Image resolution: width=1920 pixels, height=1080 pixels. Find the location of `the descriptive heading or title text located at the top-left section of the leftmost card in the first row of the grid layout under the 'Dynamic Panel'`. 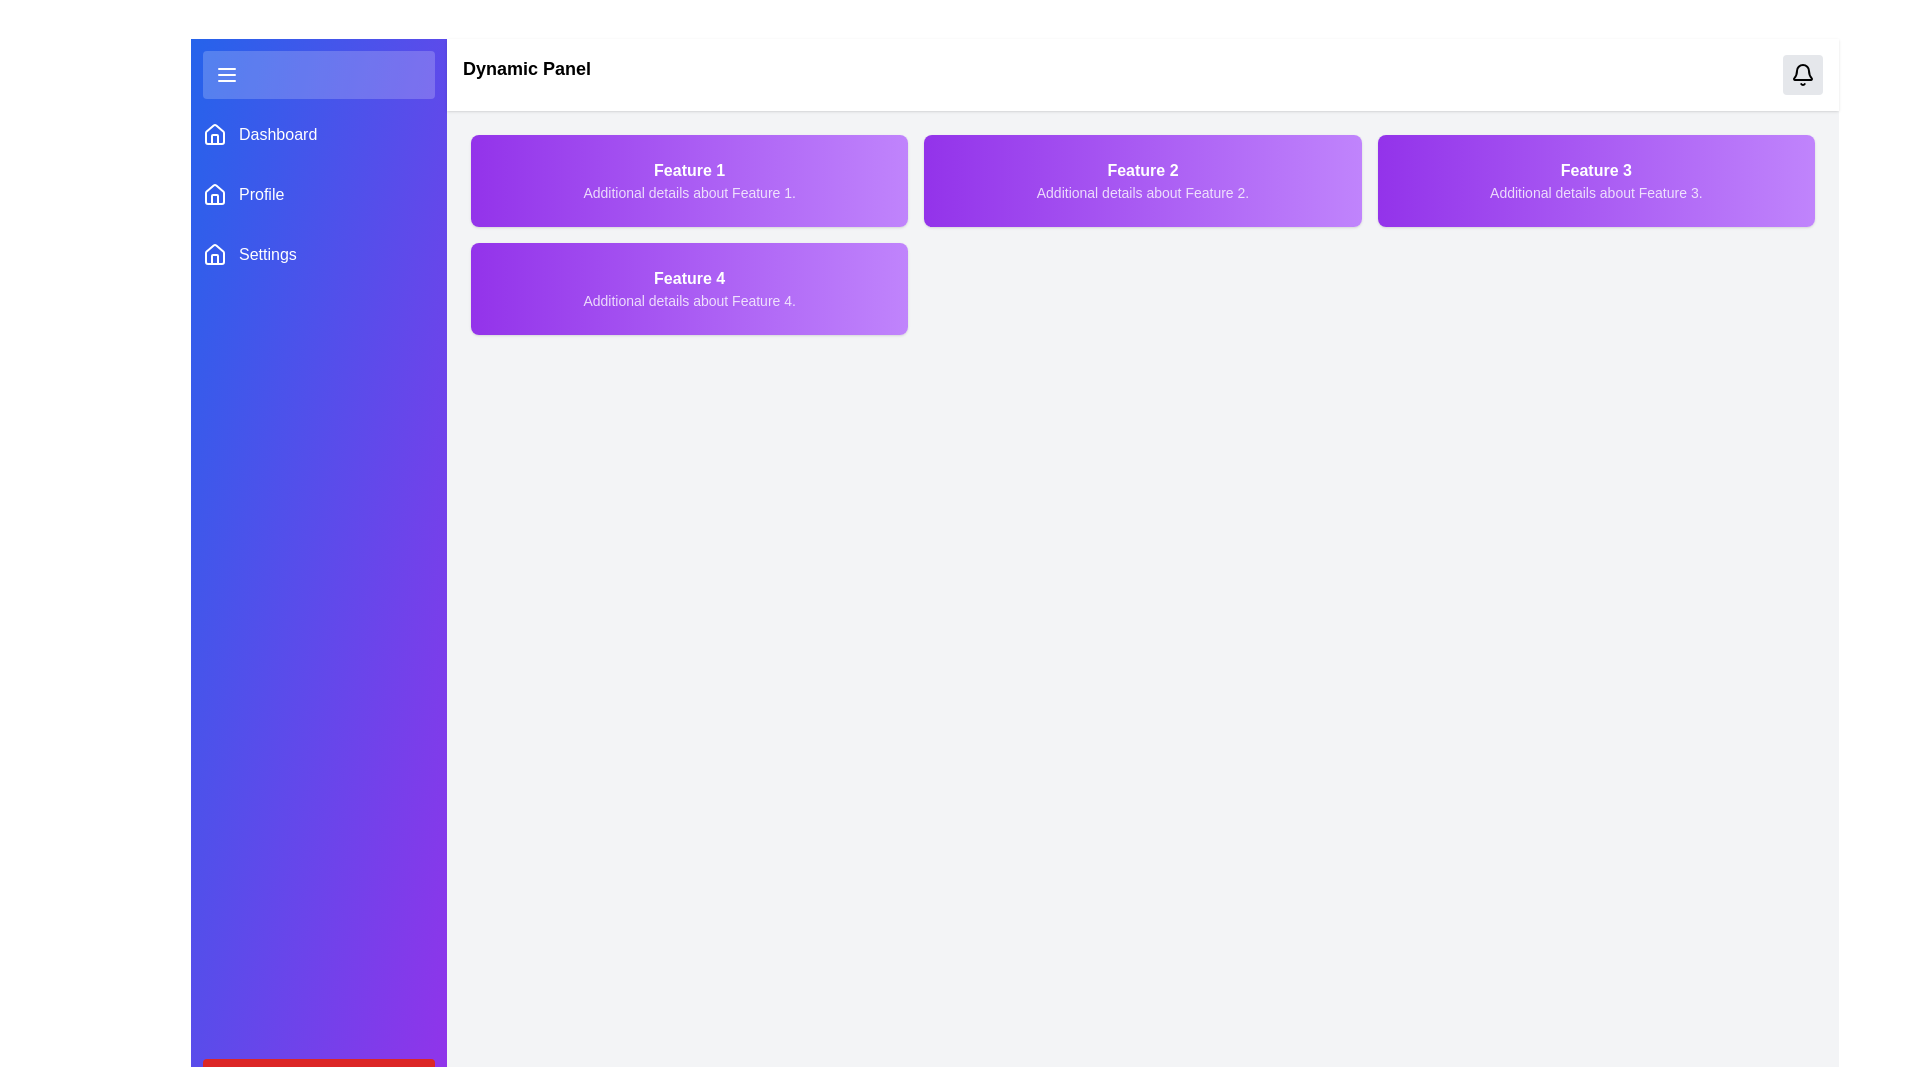

the descriptive heading or title text located at the top-left section of the leftmost card in the first row of the grid layout under the 'Dynamic Panel' is located at coordinates (689, 169).